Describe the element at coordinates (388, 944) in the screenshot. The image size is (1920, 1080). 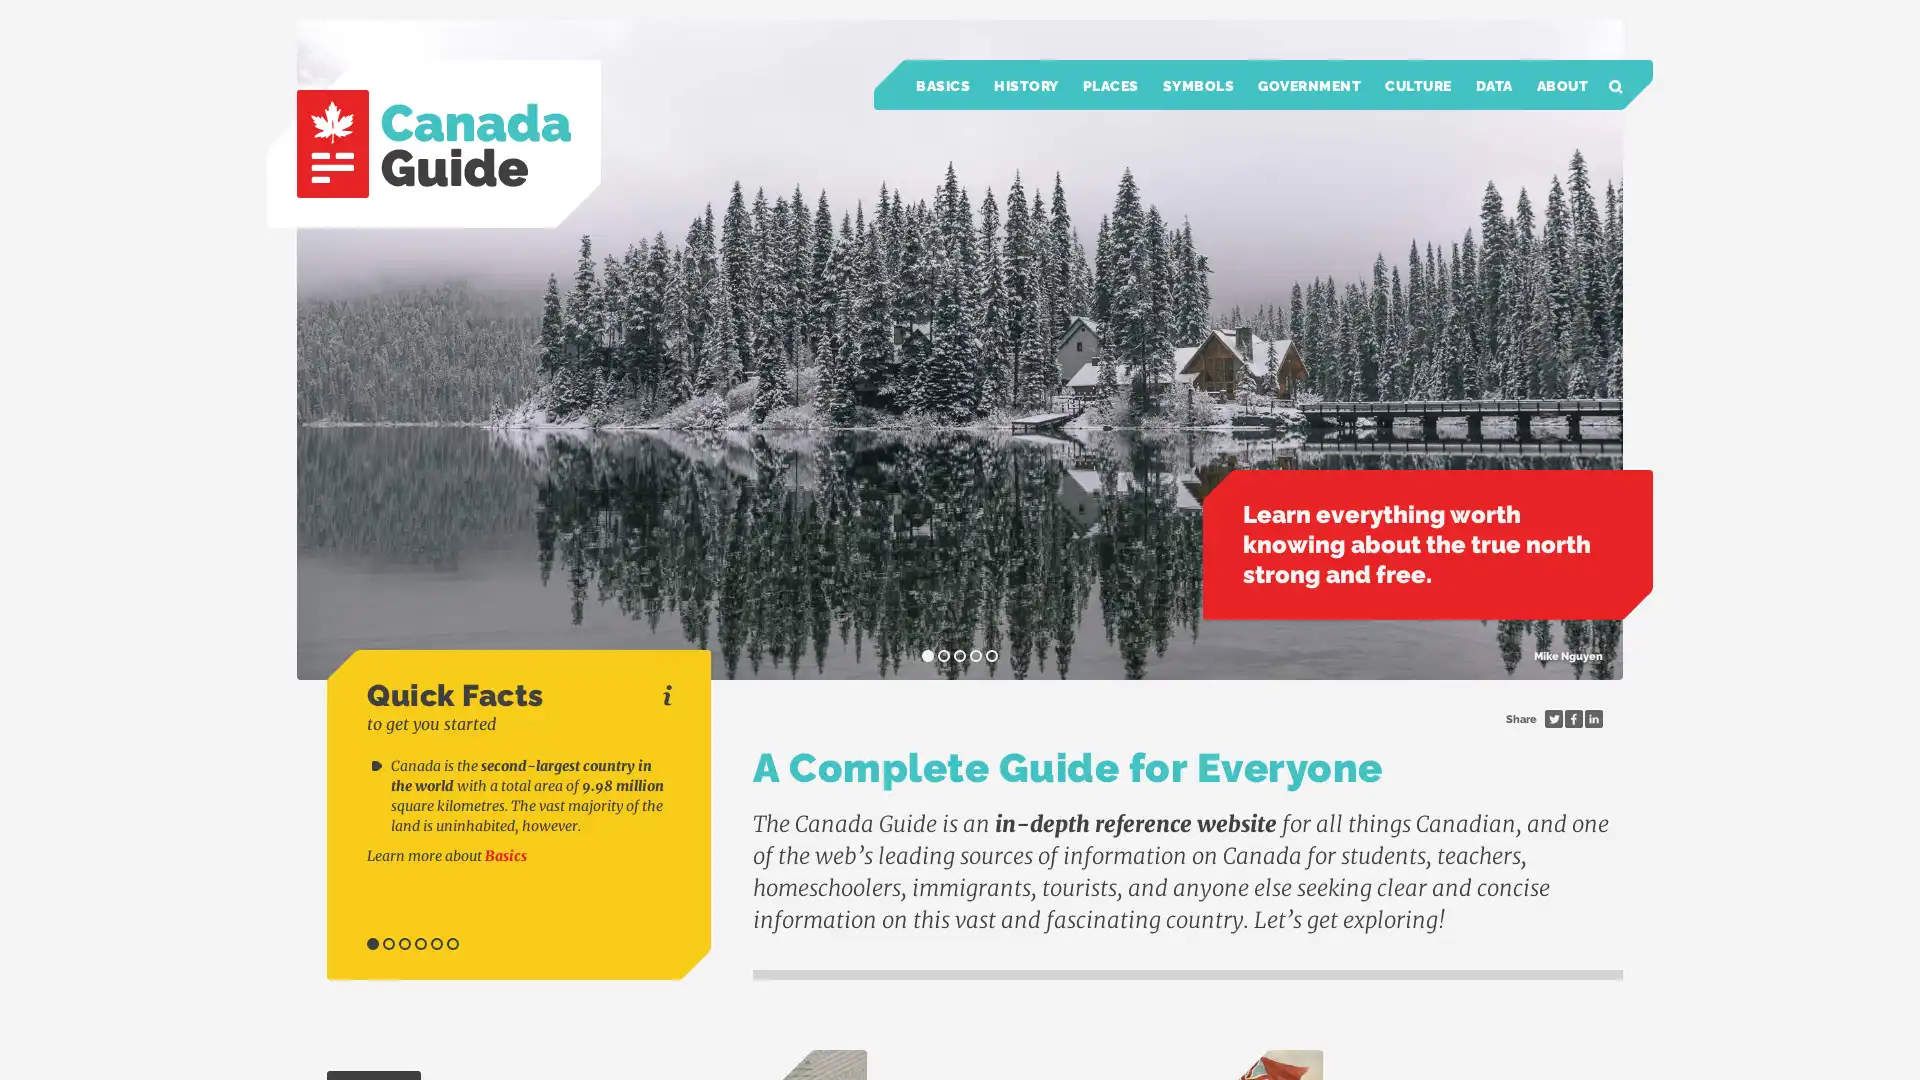
I see `Go to slide 2` at that location.